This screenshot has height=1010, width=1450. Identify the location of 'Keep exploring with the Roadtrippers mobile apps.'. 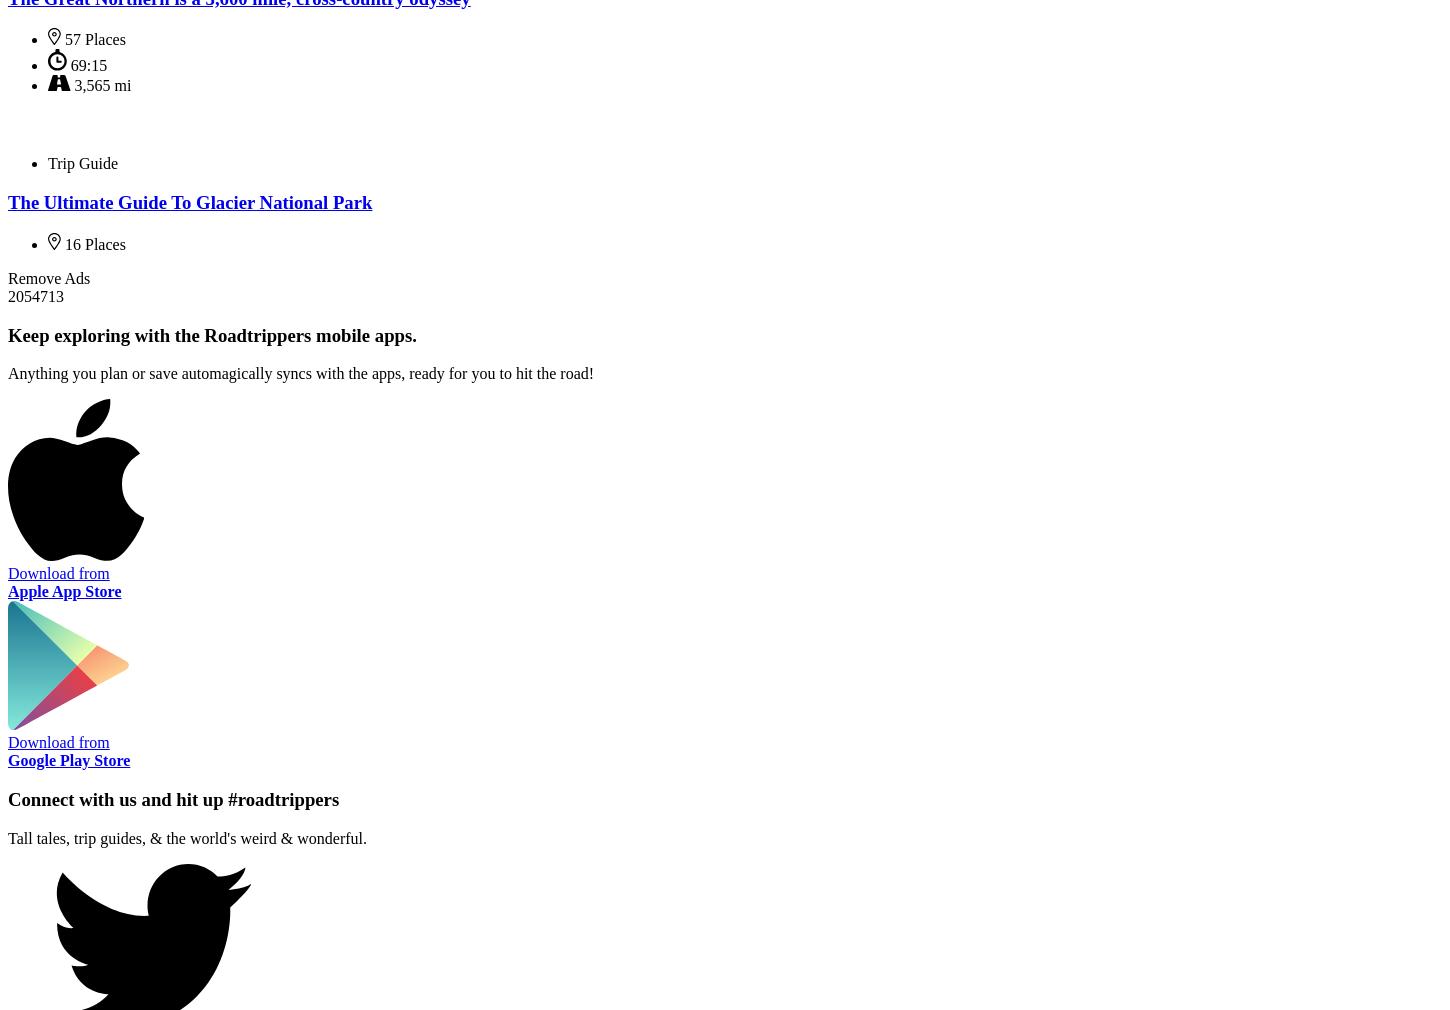
(210, 334).